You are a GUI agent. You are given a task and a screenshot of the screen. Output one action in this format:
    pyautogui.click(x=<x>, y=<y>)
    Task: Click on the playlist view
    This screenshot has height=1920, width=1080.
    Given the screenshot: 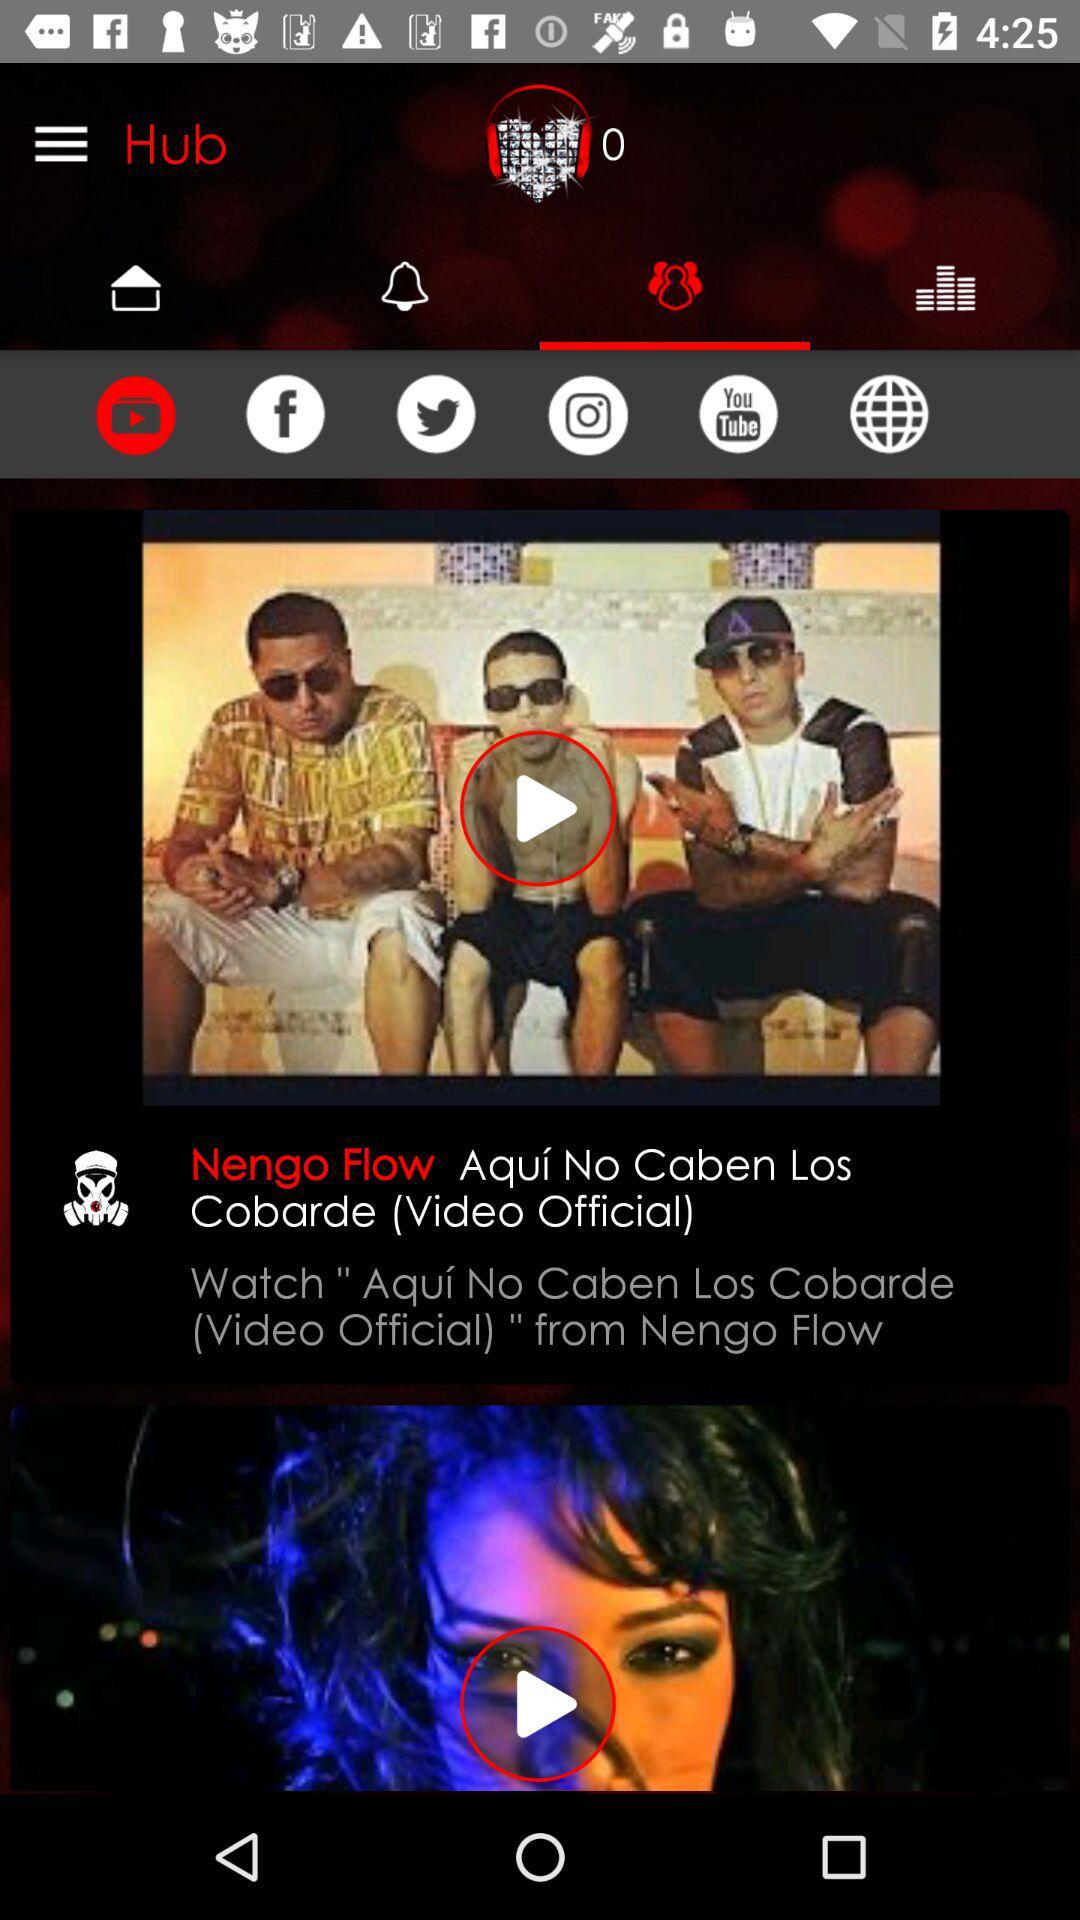 What is the action you would take?
    pyautogui.click(x=134, y=413)
    